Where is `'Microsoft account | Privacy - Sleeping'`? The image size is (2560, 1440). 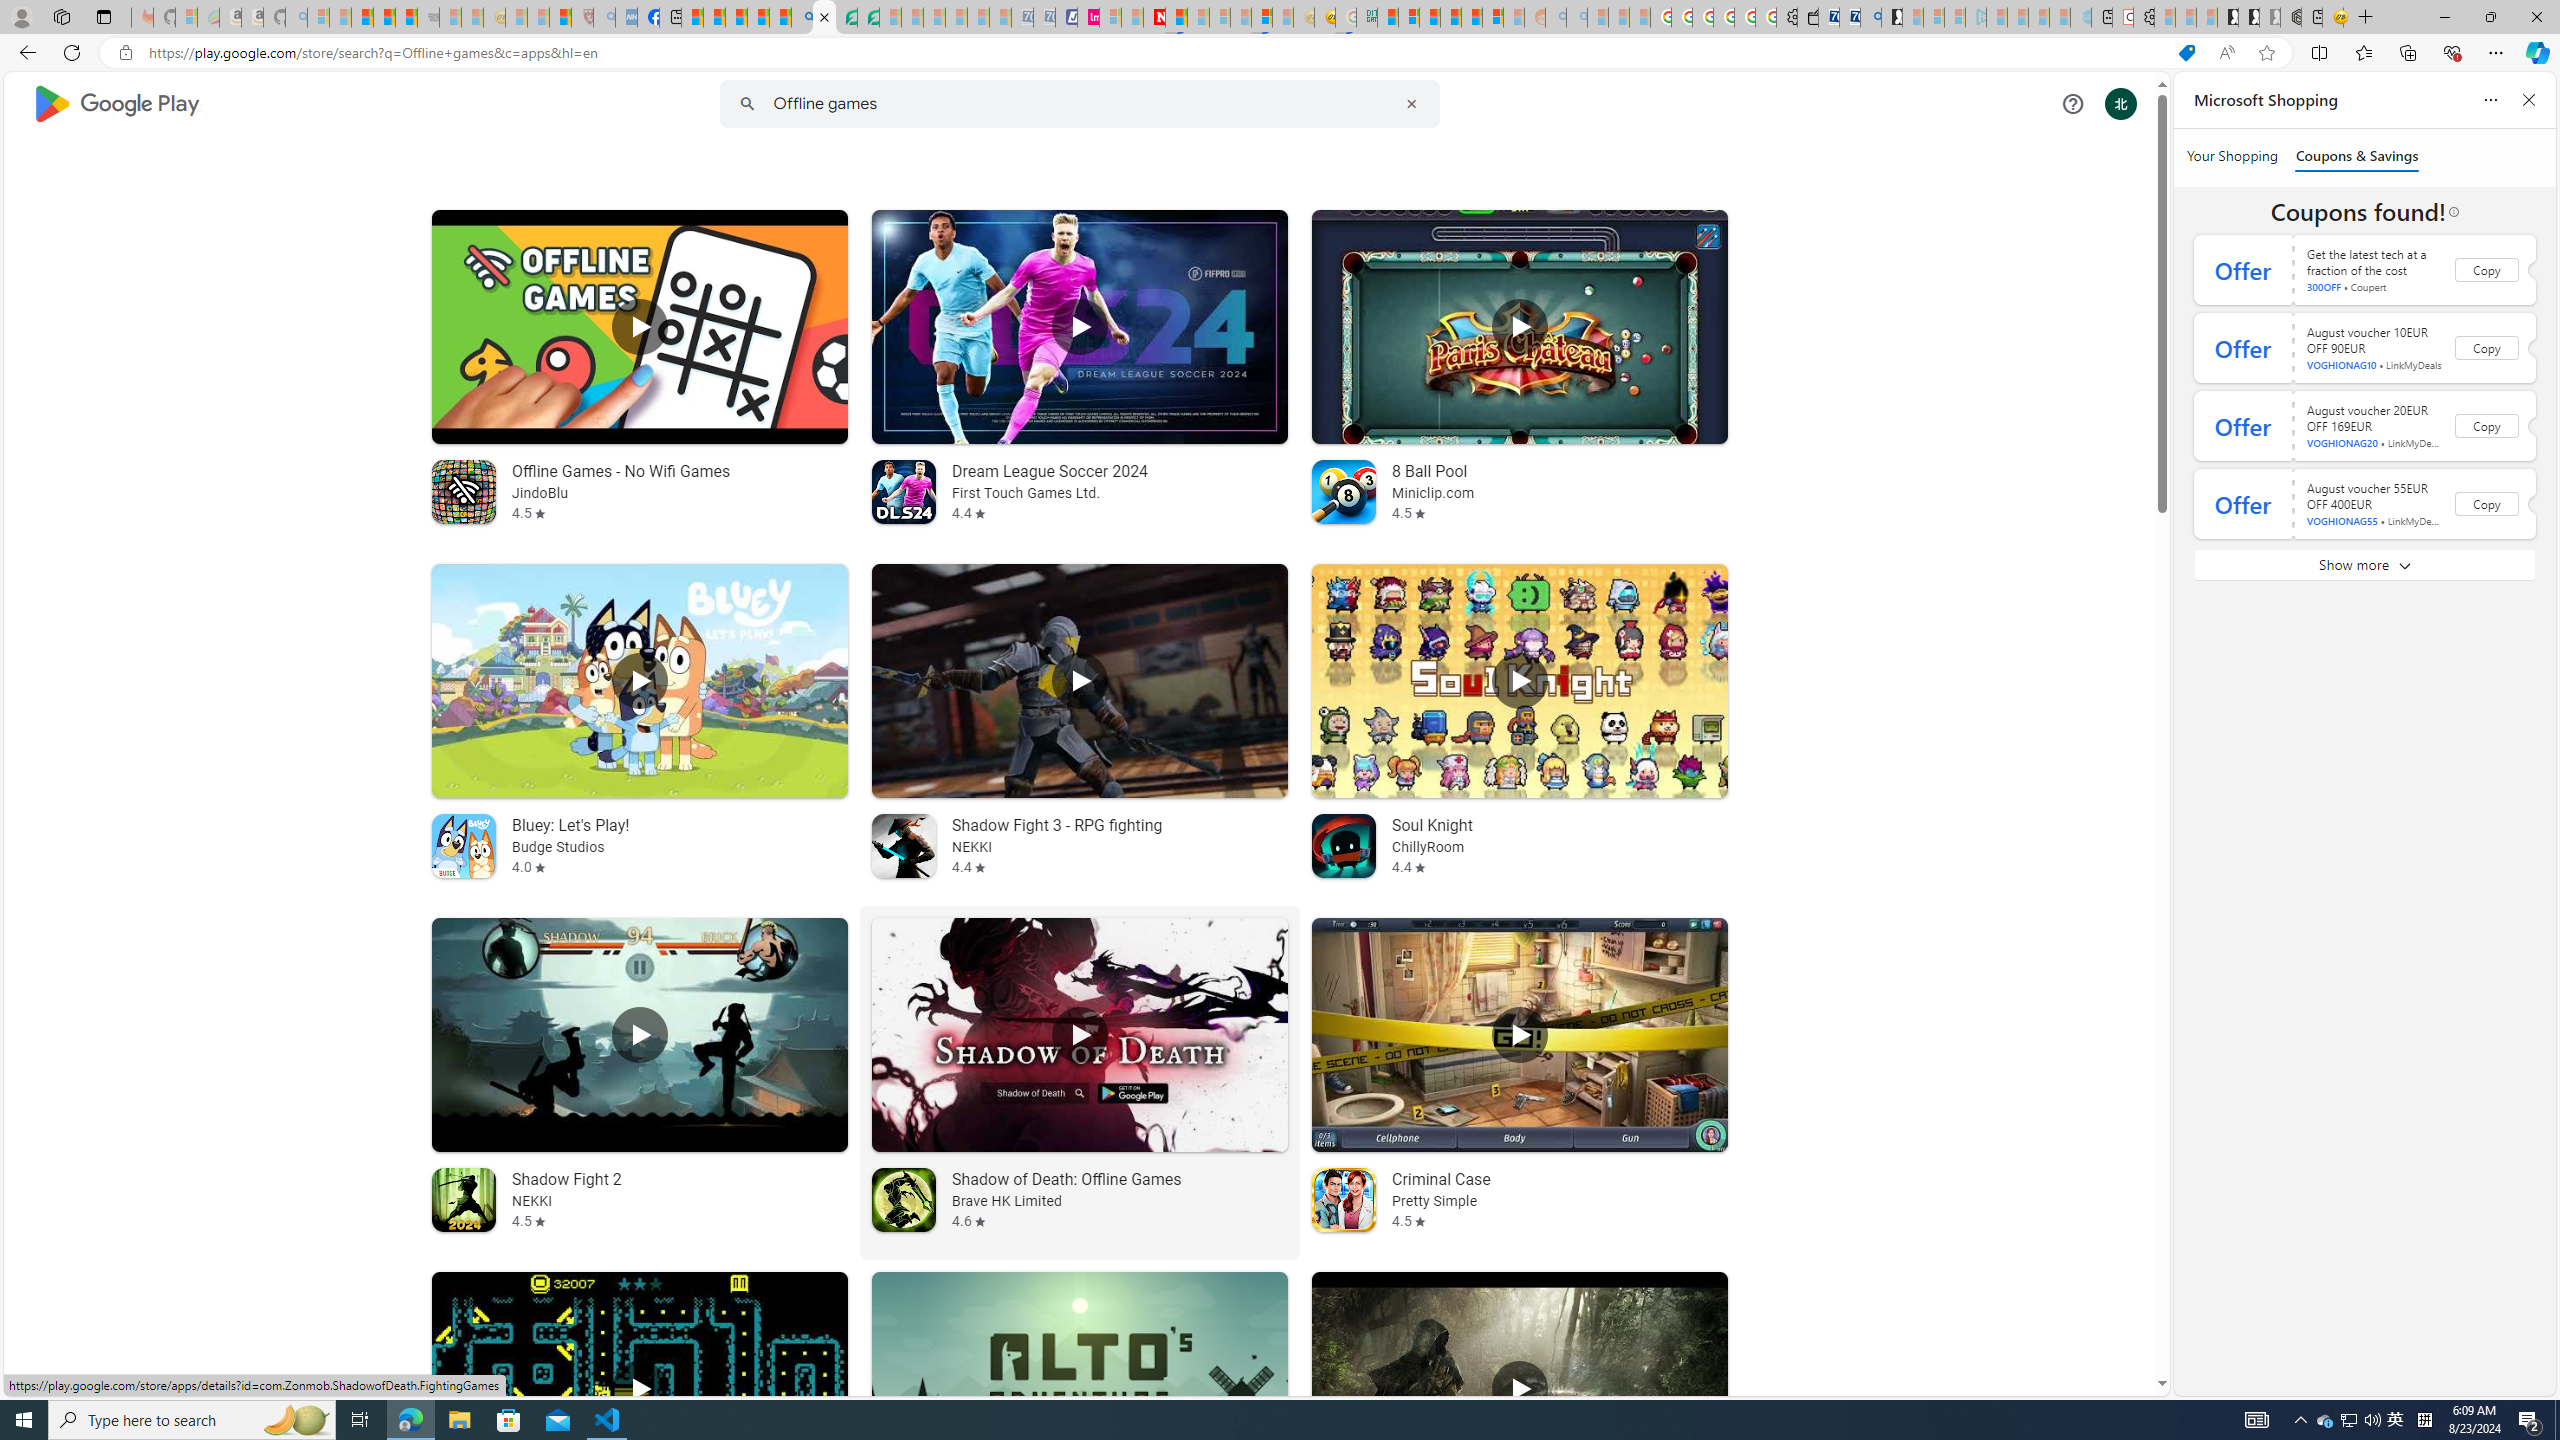
'Microsoft account | Privacy - Sleeping' is located at coordinates (1953, 16).